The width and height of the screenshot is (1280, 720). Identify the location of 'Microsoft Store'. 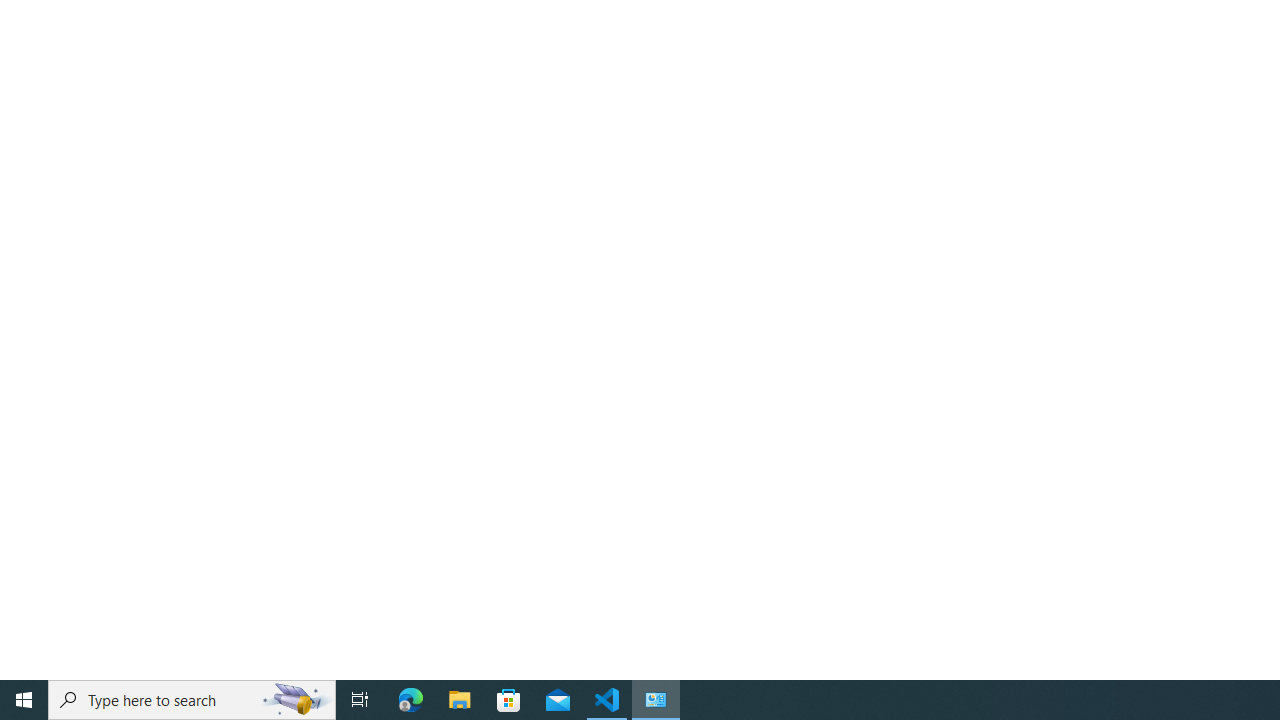
(509, 698).